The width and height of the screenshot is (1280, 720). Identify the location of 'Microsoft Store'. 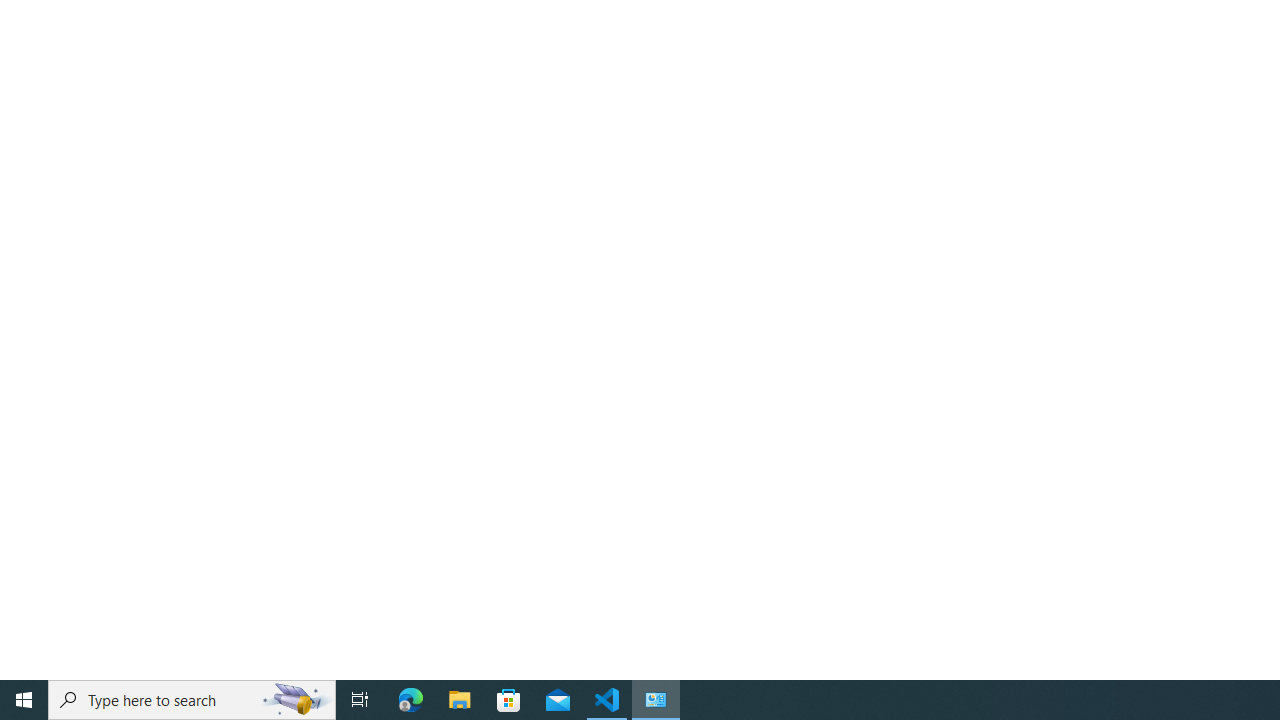
(509, 698).